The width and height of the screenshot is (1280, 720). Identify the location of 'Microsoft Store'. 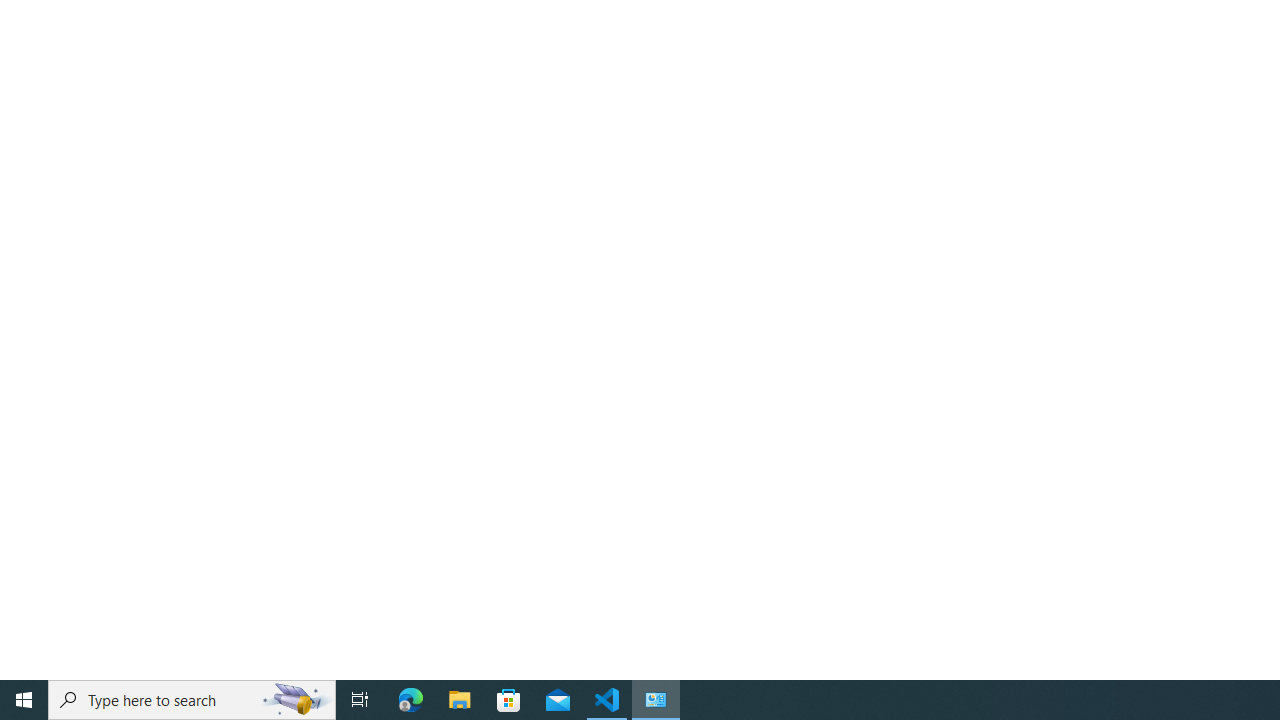
(509, 698).